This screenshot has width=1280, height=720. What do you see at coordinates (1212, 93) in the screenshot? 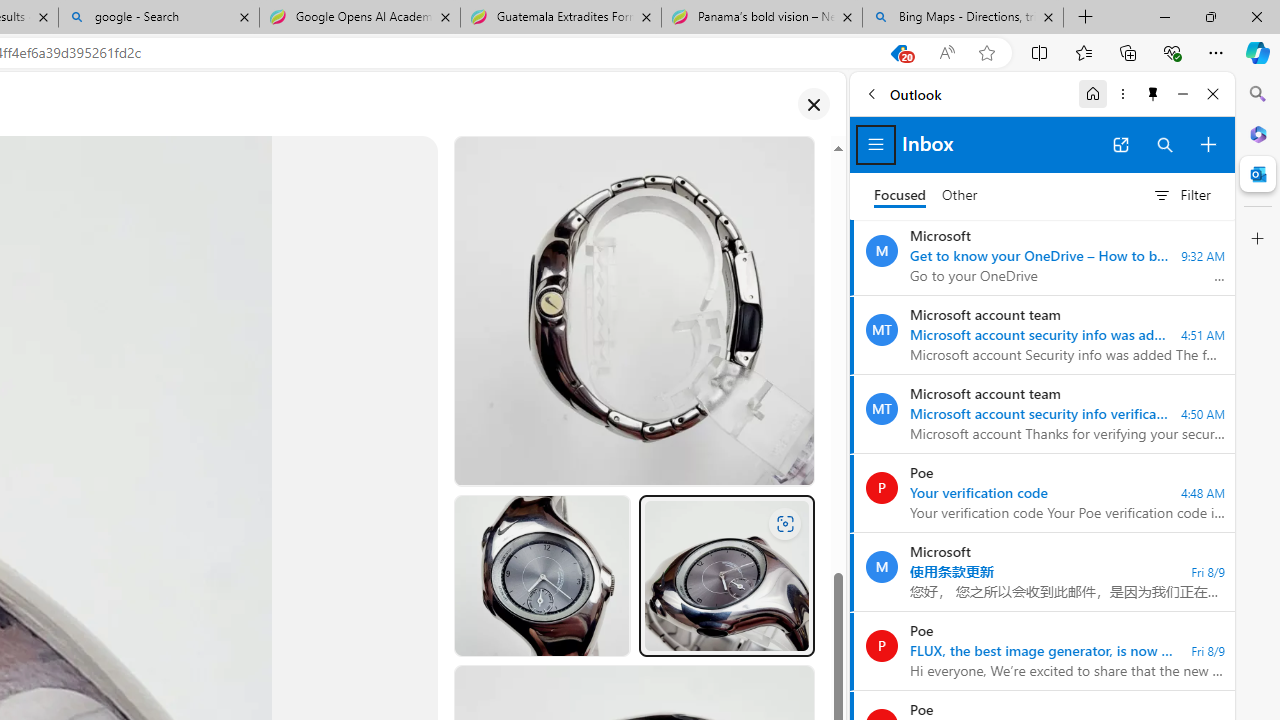
I see `'Close'` at bounding box center [1212, 93].